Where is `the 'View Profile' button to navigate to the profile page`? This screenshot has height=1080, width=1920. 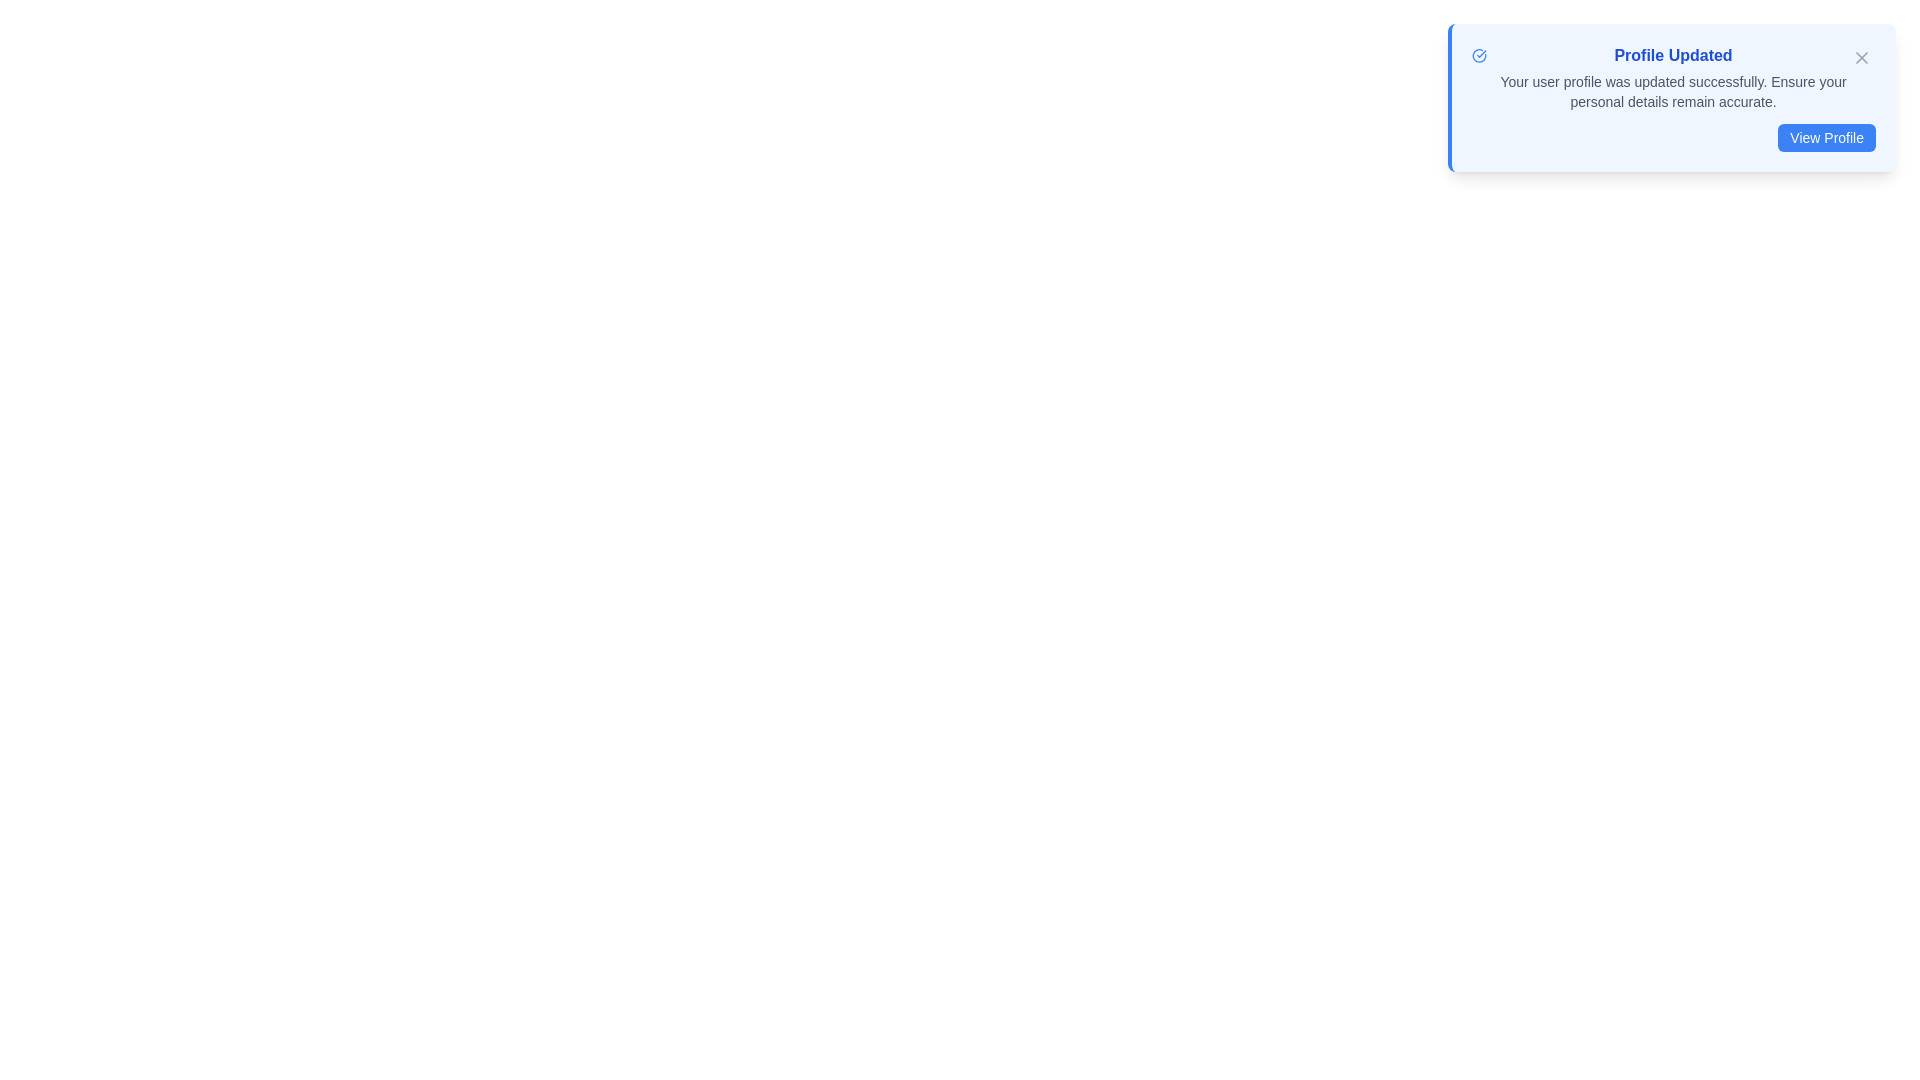 the 'View Profile' button to navigate to the profile page is located at coordinates (1827, 137).